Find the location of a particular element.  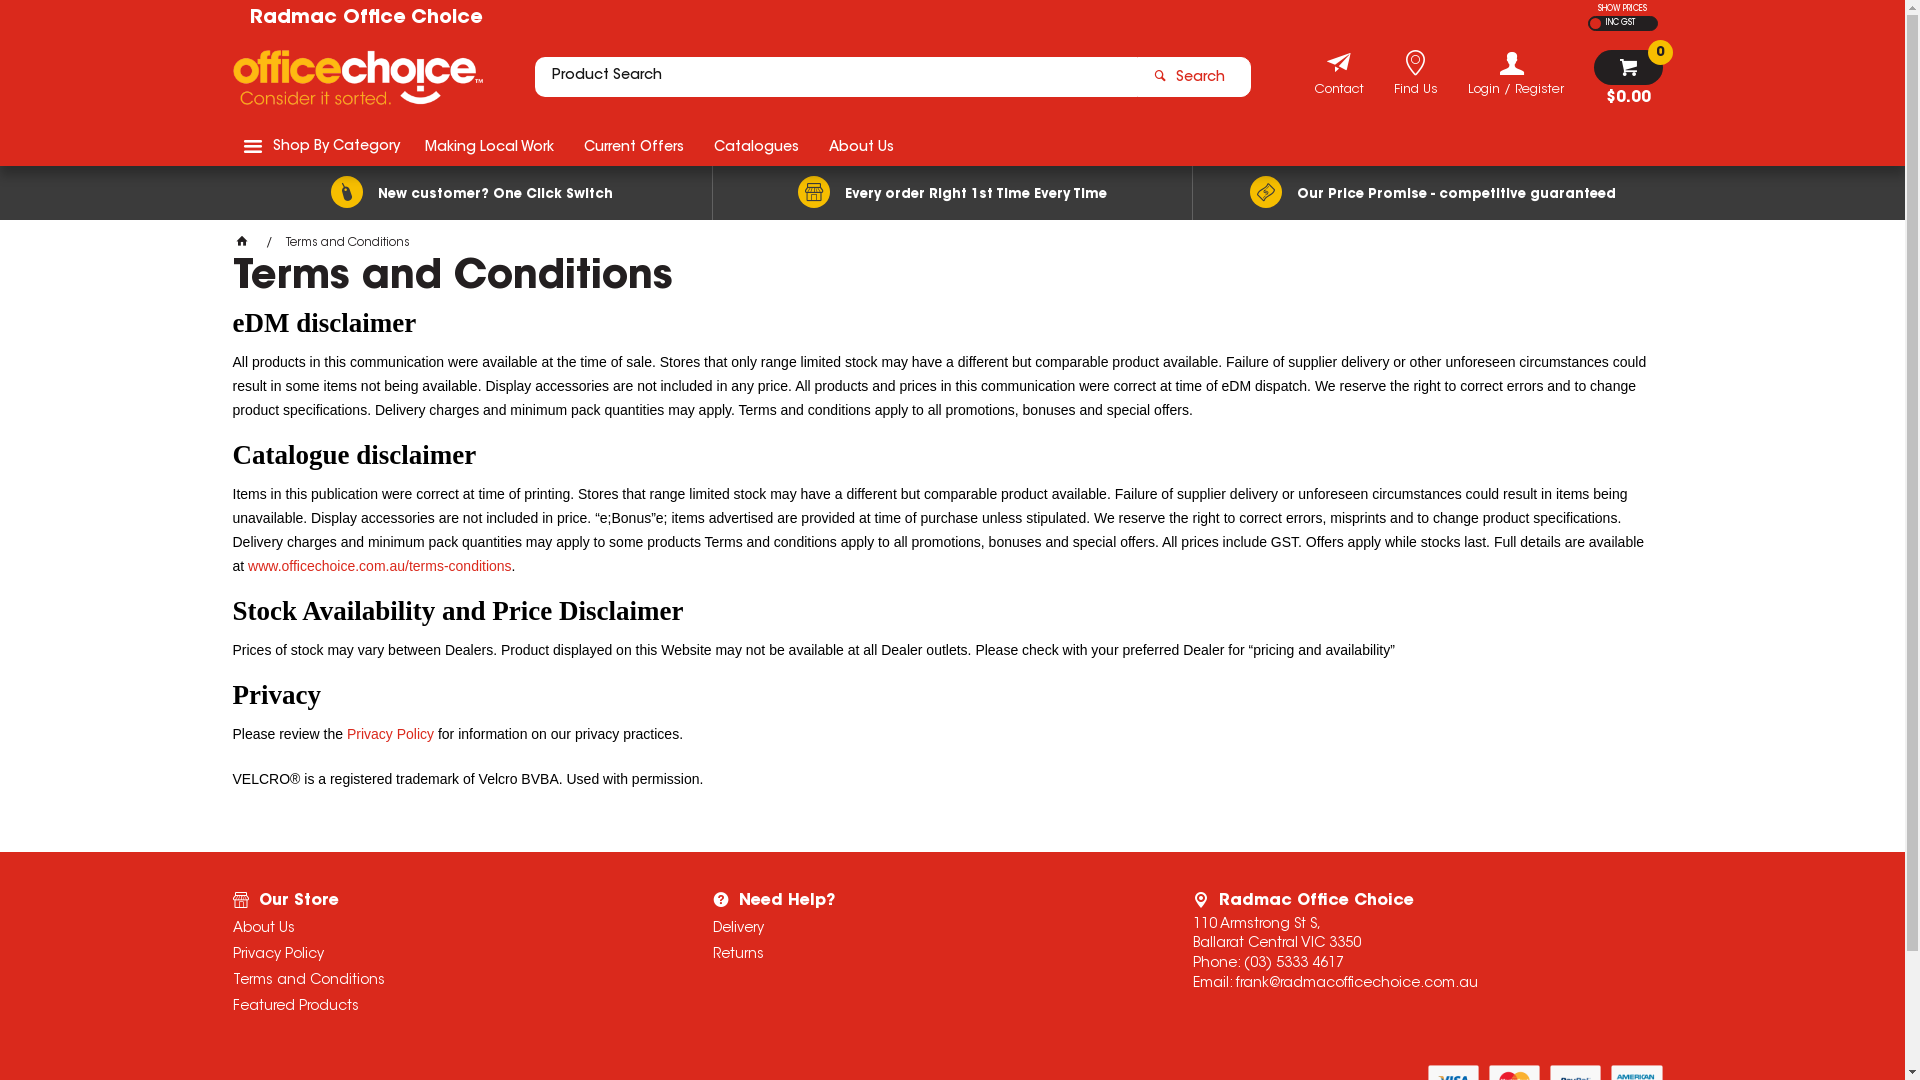

'Current Offers' is located at coordinates (632, 145).